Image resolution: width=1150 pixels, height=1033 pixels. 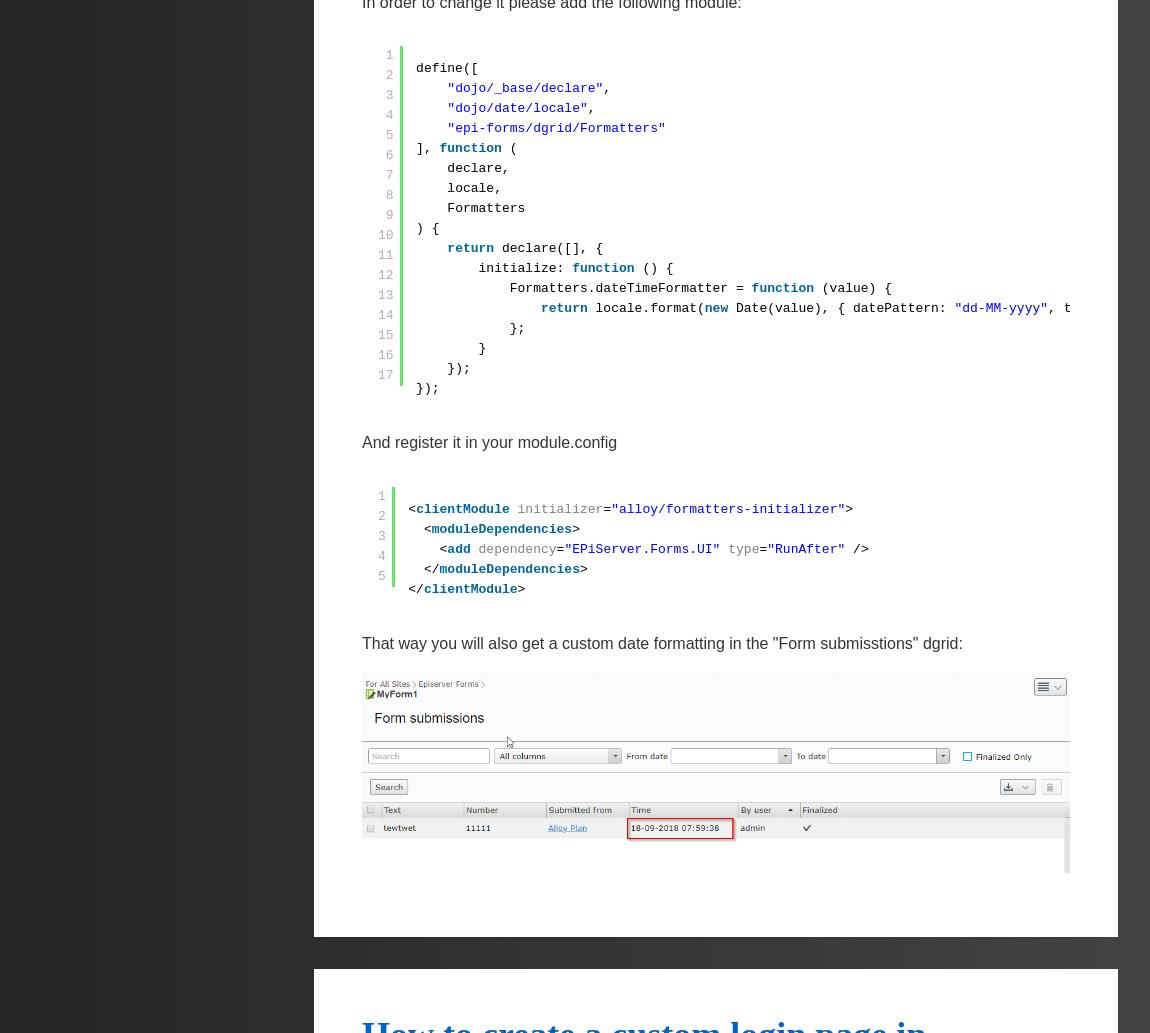 What do you see at coordinates (474, 187) in the screenshot?
I see `'locale,'` at bounding box center [474, 187].